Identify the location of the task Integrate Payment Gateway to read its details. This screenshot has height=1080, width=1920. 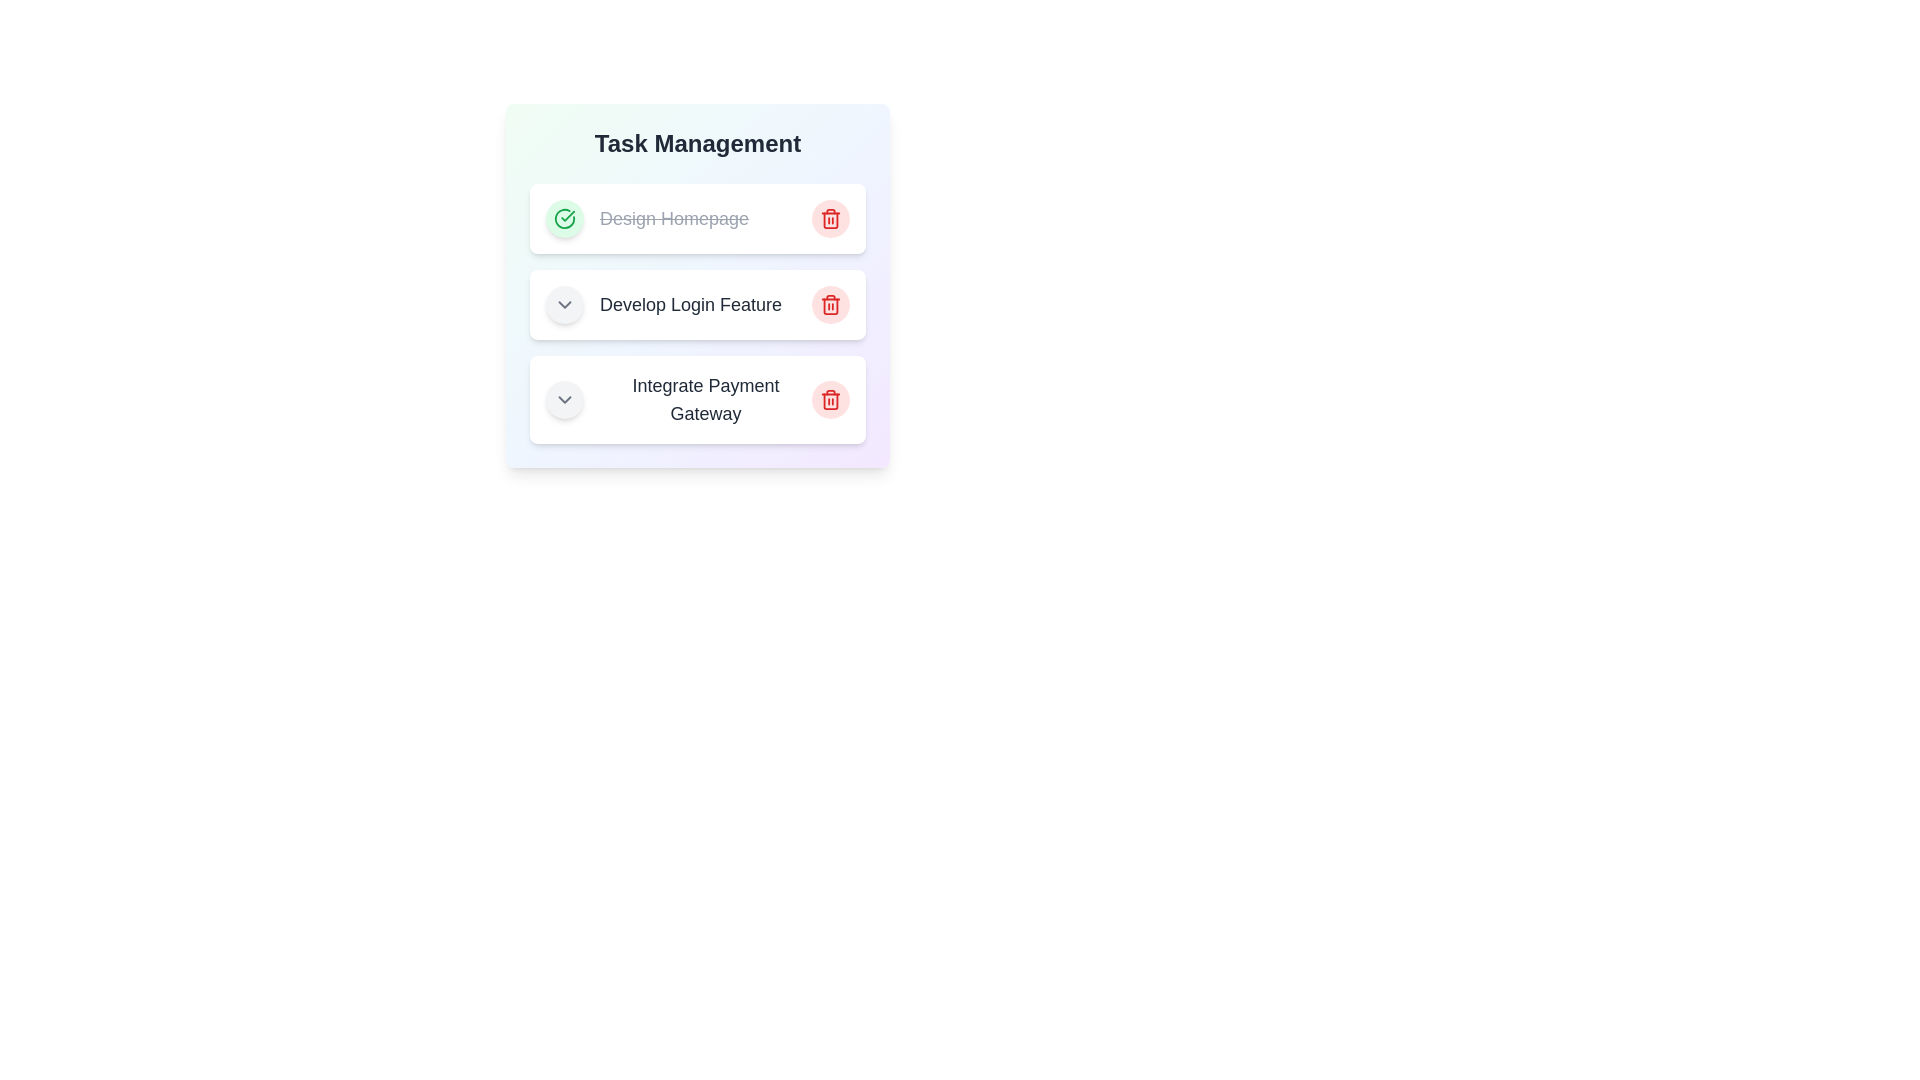
(697, 400).